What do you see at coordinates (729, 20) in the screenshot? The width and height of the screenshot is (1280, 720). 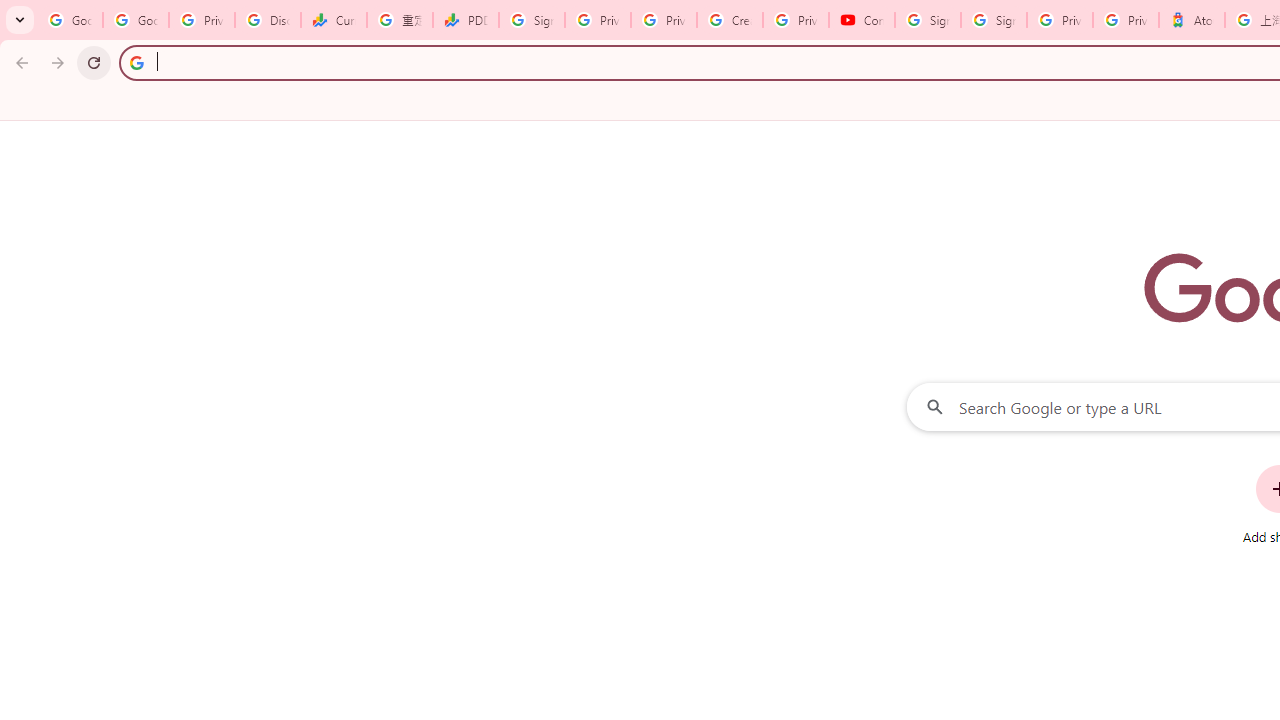 I see `'Create your Google Account'` at bounding box center [729, 20].